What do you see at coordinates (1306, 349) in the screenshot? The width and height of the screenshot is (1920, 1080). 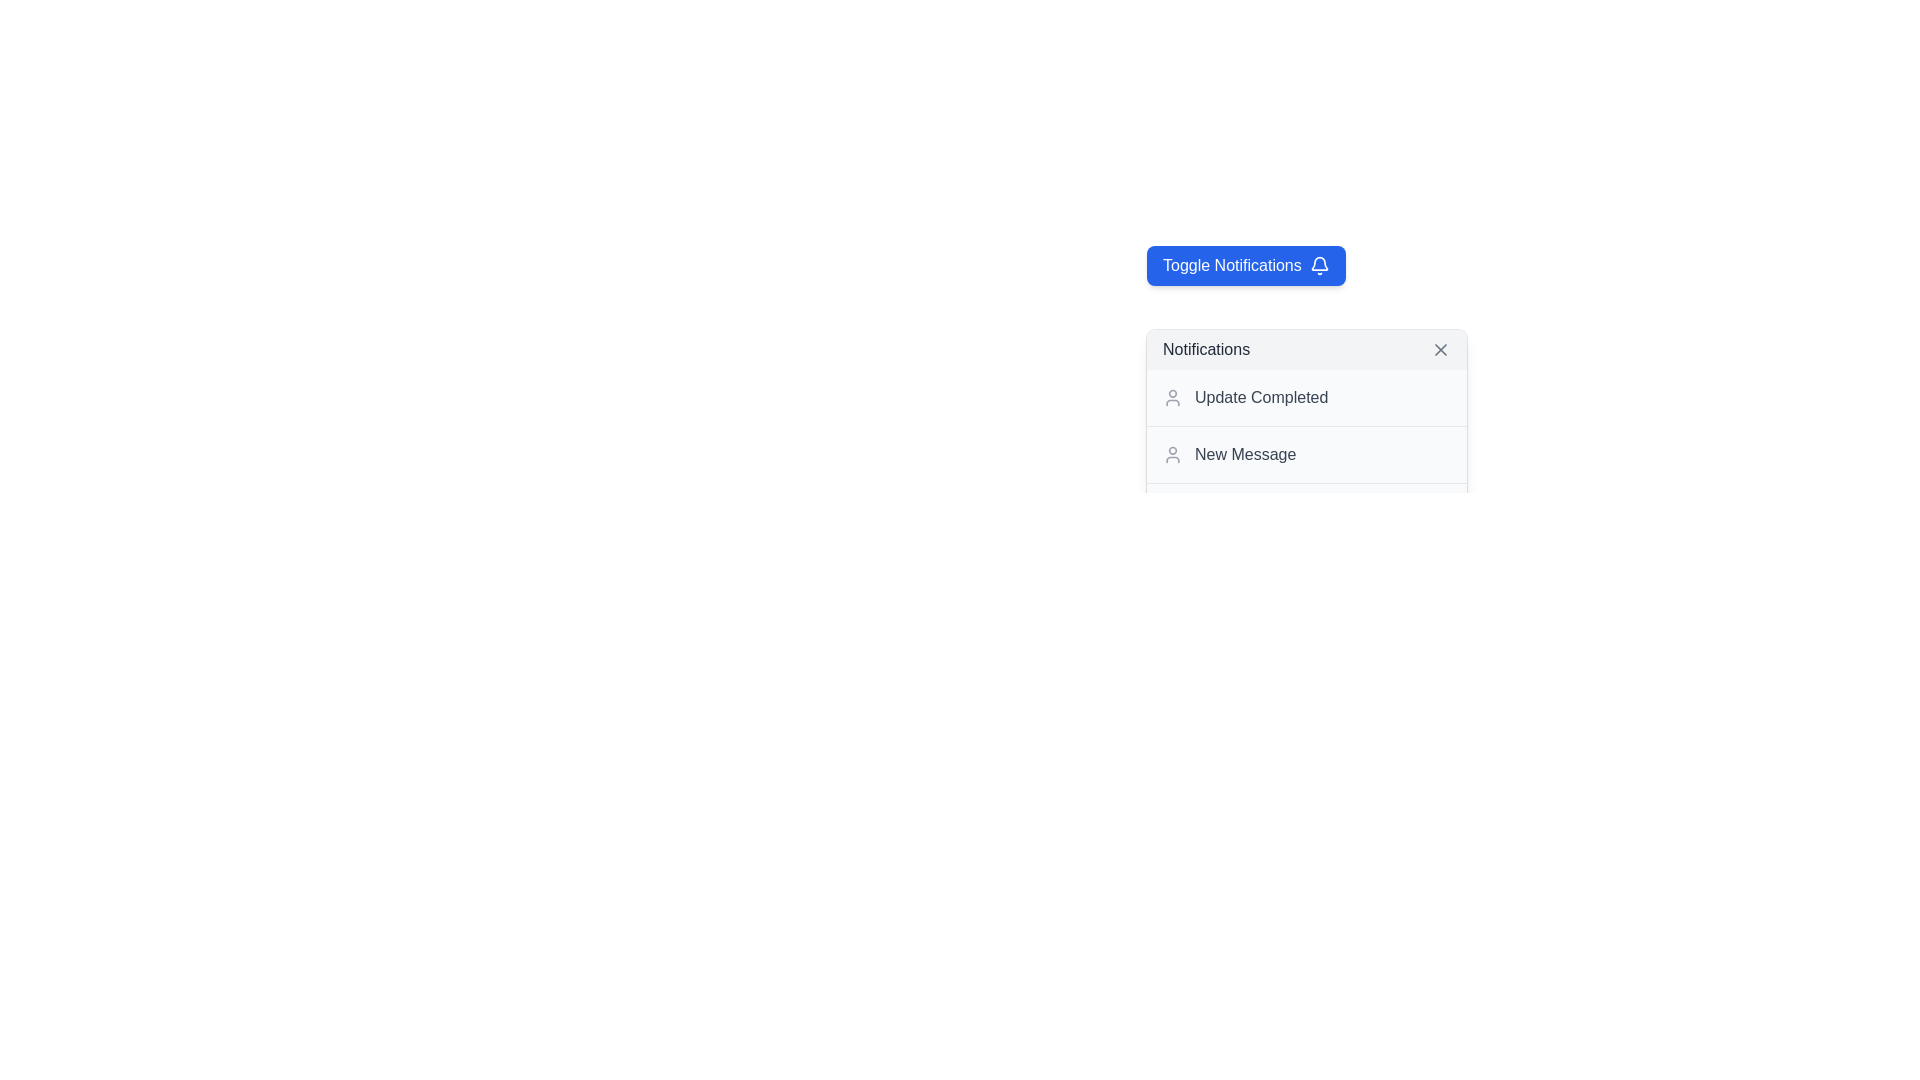 I see `the 'Notifications' title bar component, which has a light gray background and a close button on the right` at bounding box center [1306, 349].